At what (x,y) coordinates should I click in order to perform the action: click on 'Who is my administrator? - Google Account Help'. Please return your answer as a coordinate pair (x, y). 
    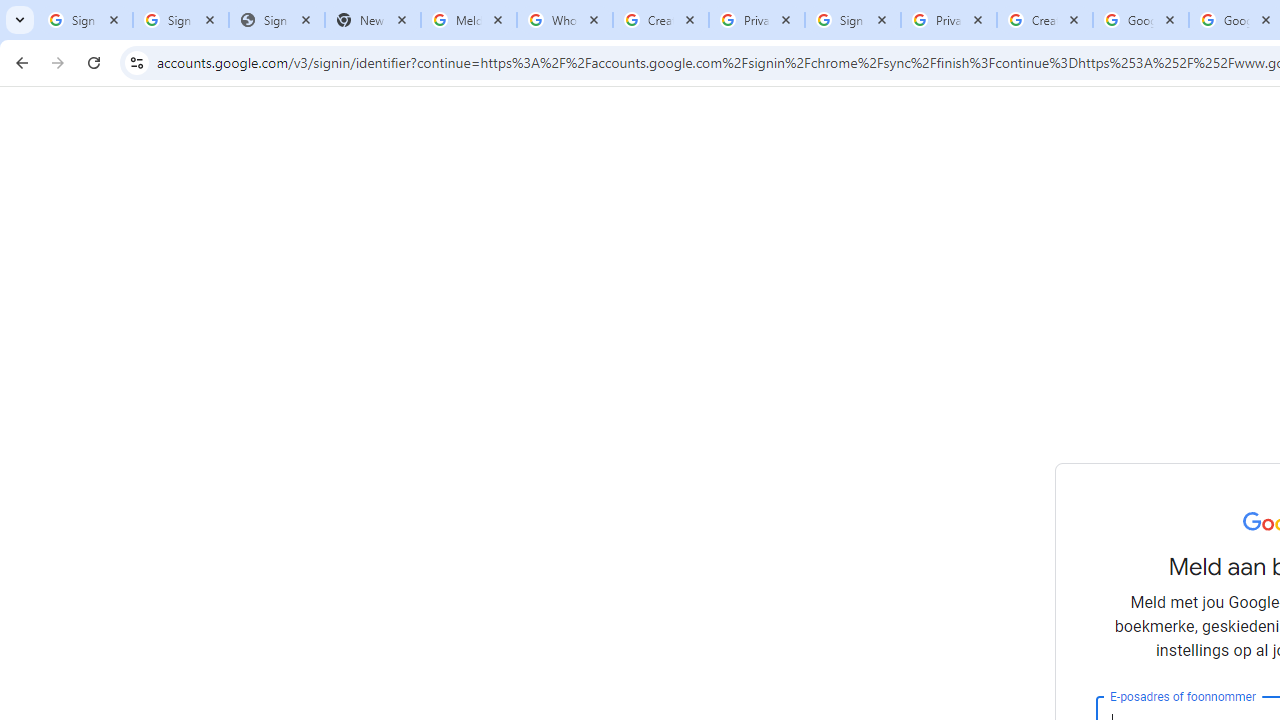
    Looking at the image, I should click on (564, 20).